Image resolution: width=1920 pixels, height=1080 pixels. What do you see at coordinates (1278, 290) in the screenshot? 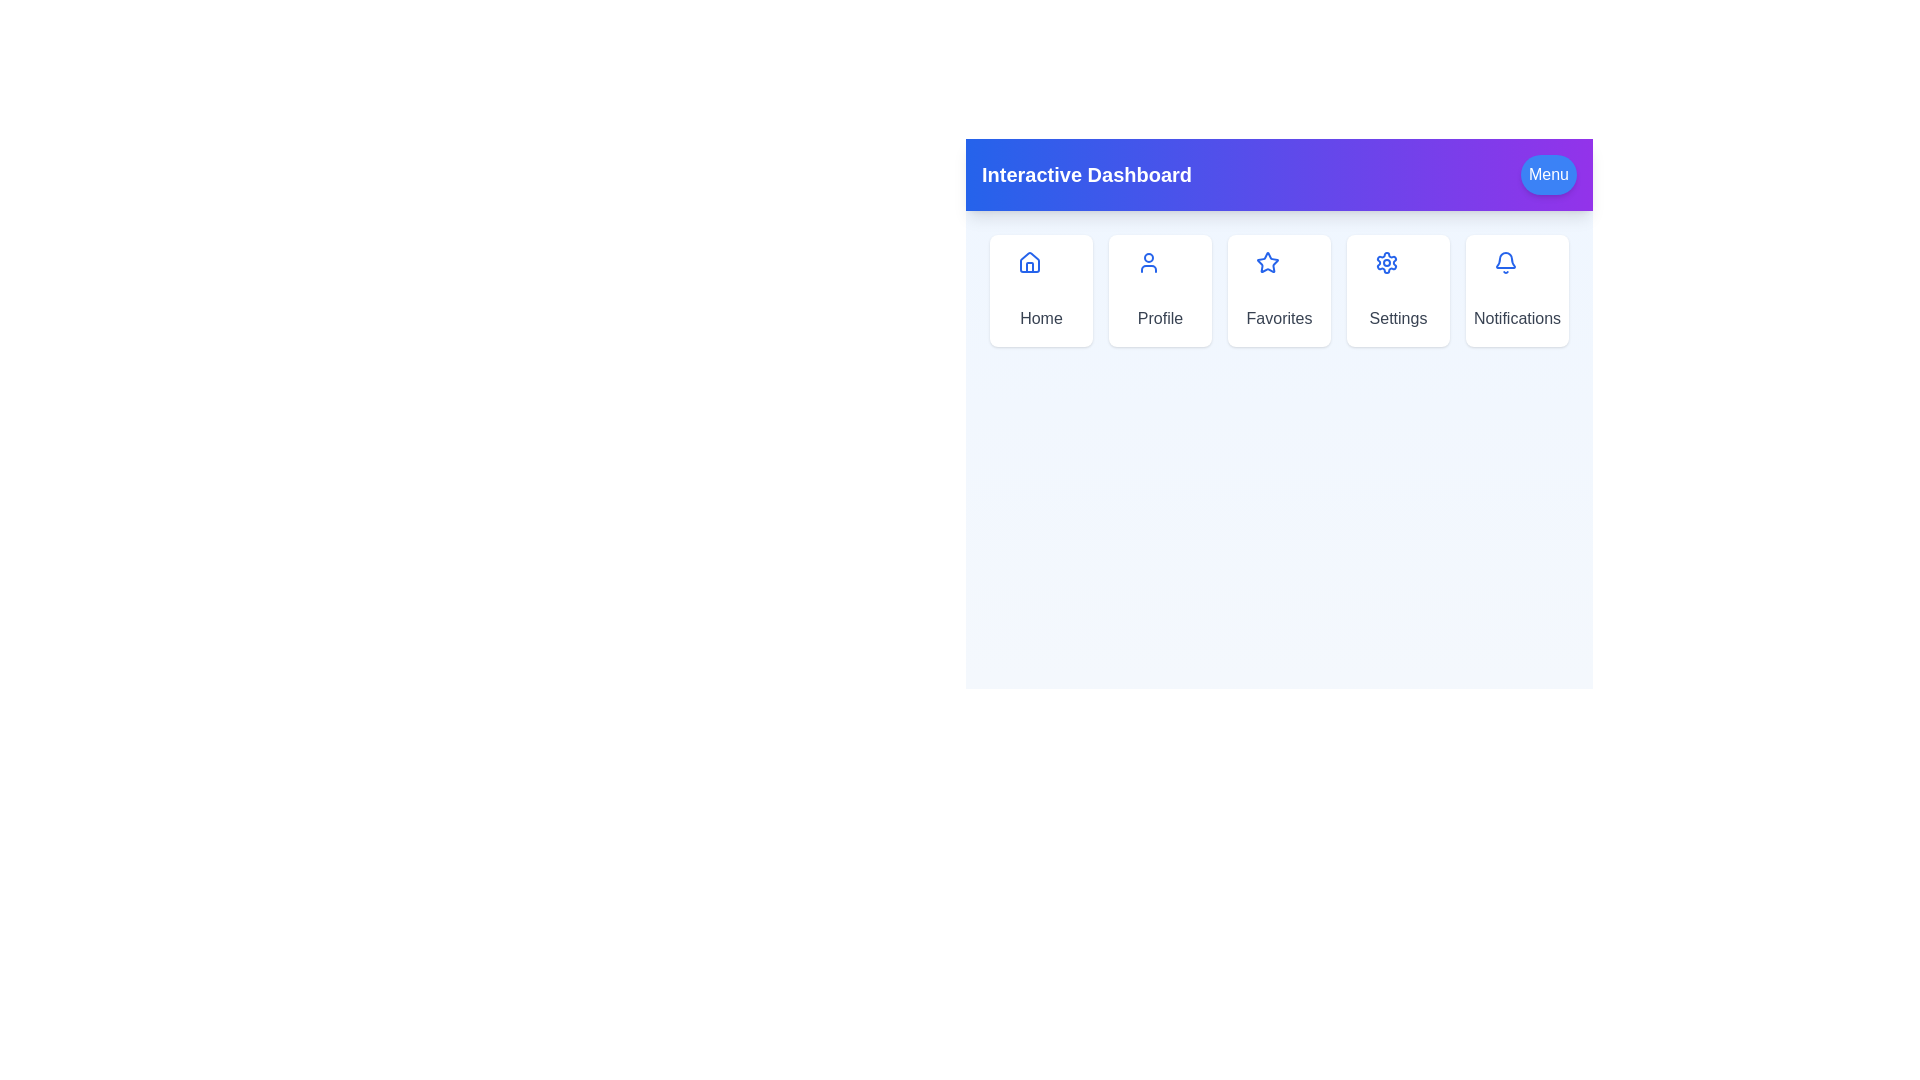
I see `the Favorites menu option` at bounding box center [1278, 290].